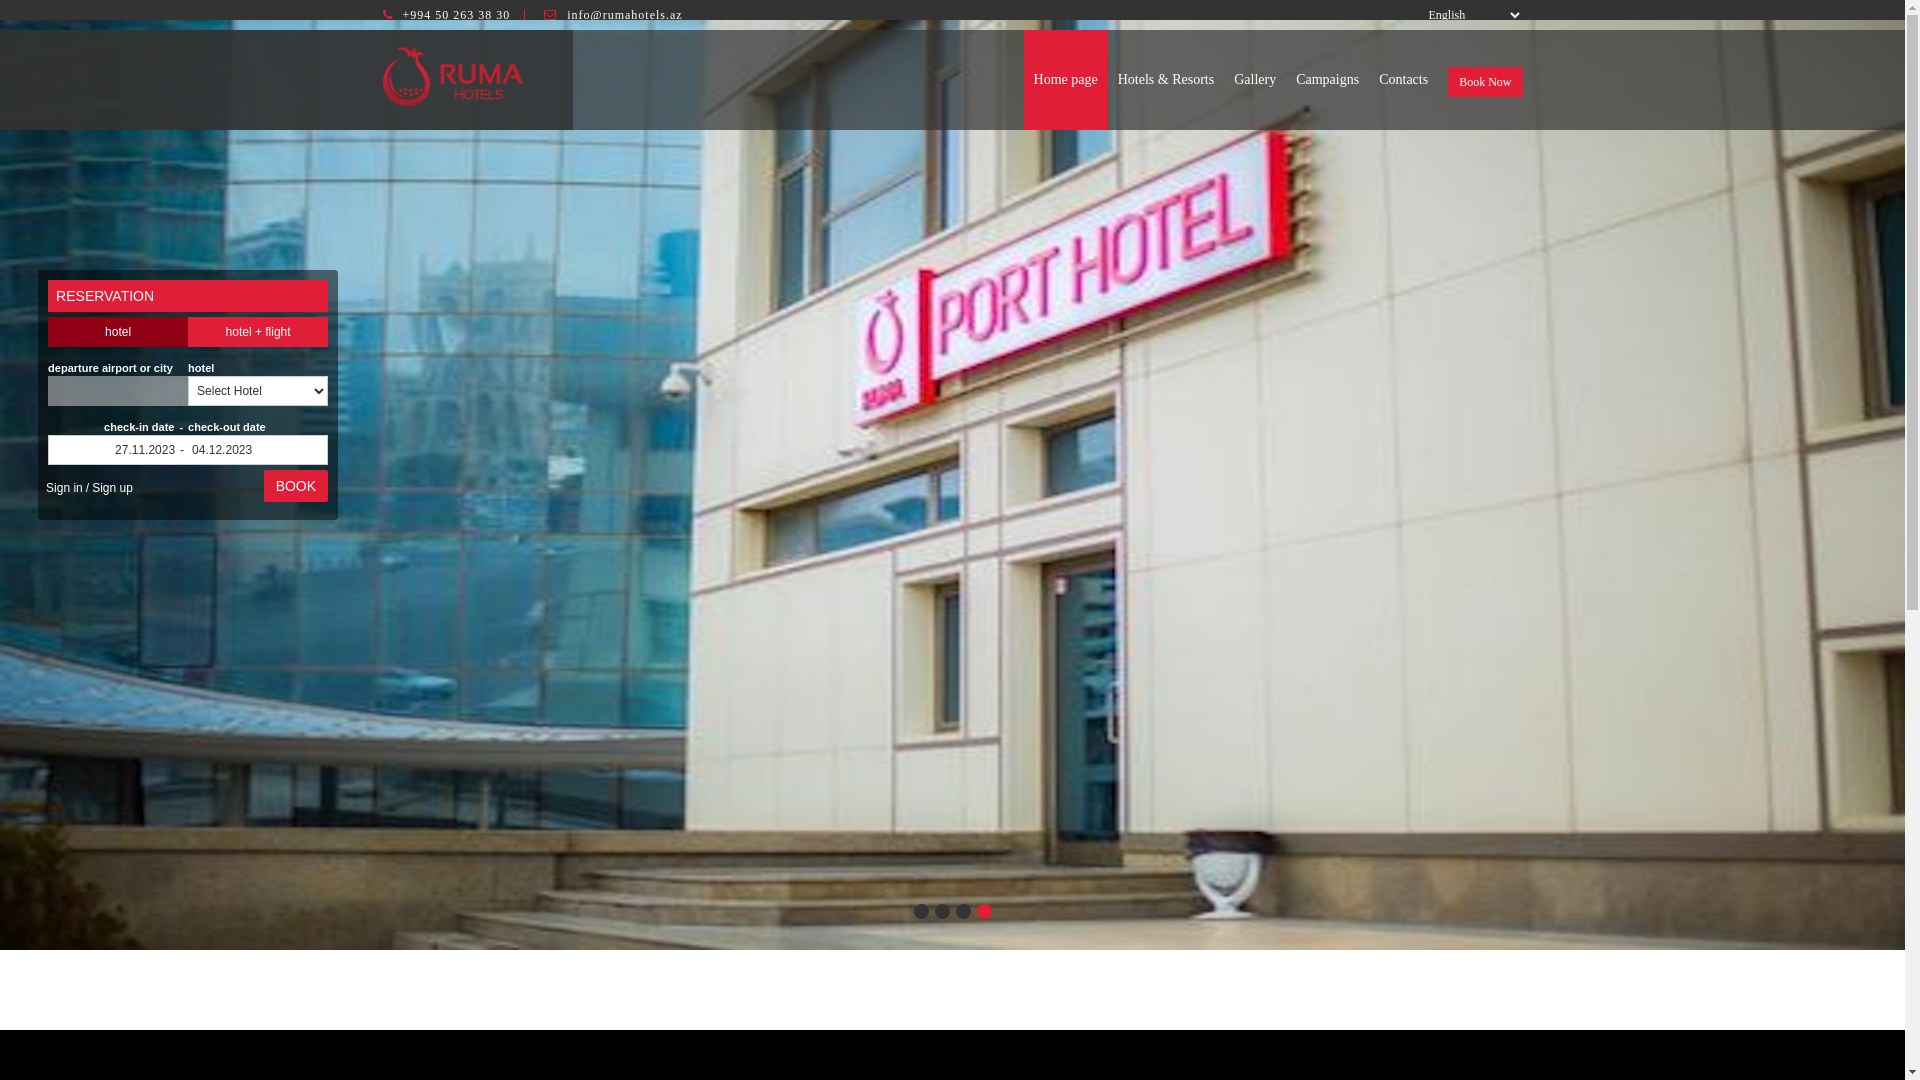 The image size is (1920, 1080). Describe the element at coordinates (1367, 79) in the screenshot. I see `'Contacts'` at that location.